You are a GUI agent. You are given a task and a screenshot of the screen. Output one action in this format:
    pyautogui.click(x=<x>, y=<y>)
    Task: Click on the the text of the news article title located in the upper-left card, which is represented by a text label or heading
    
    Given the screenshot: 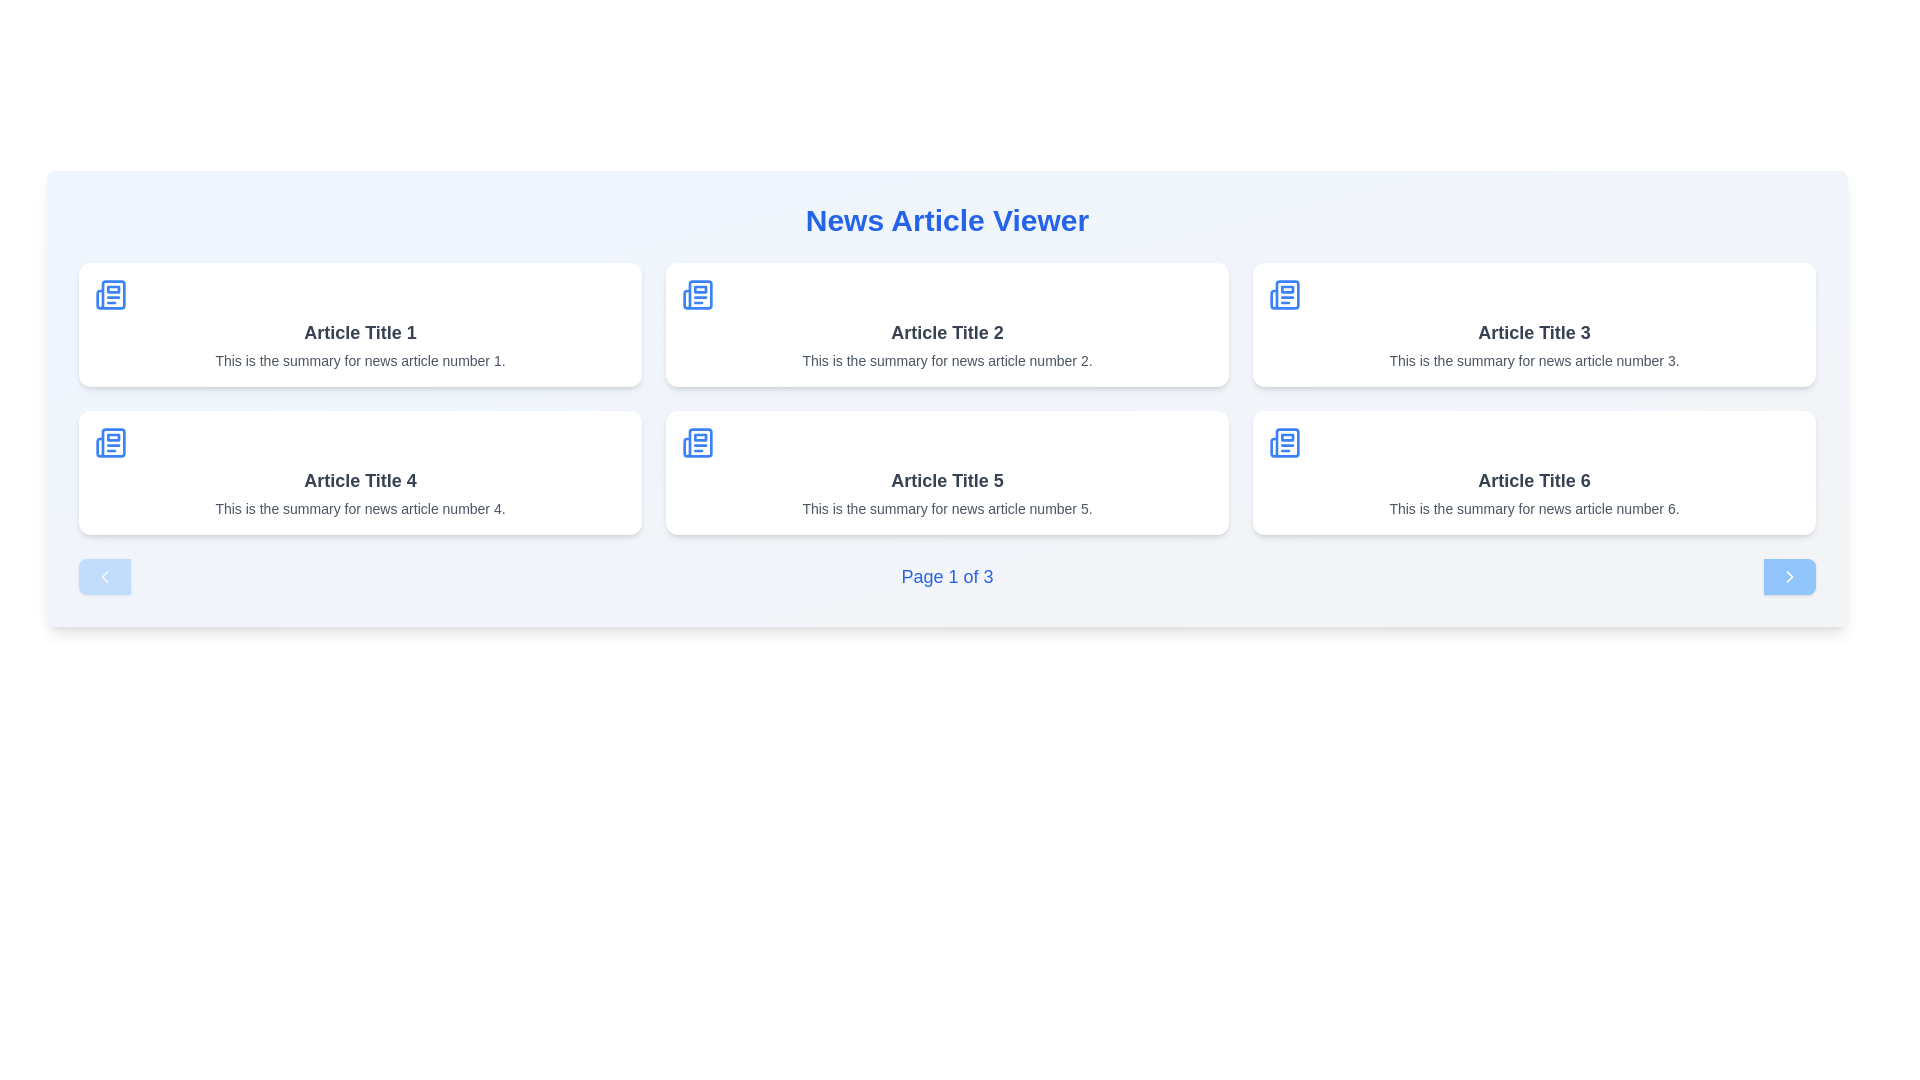 What is the action you would take?
    pyautogui.click(x=360, y=331)
    